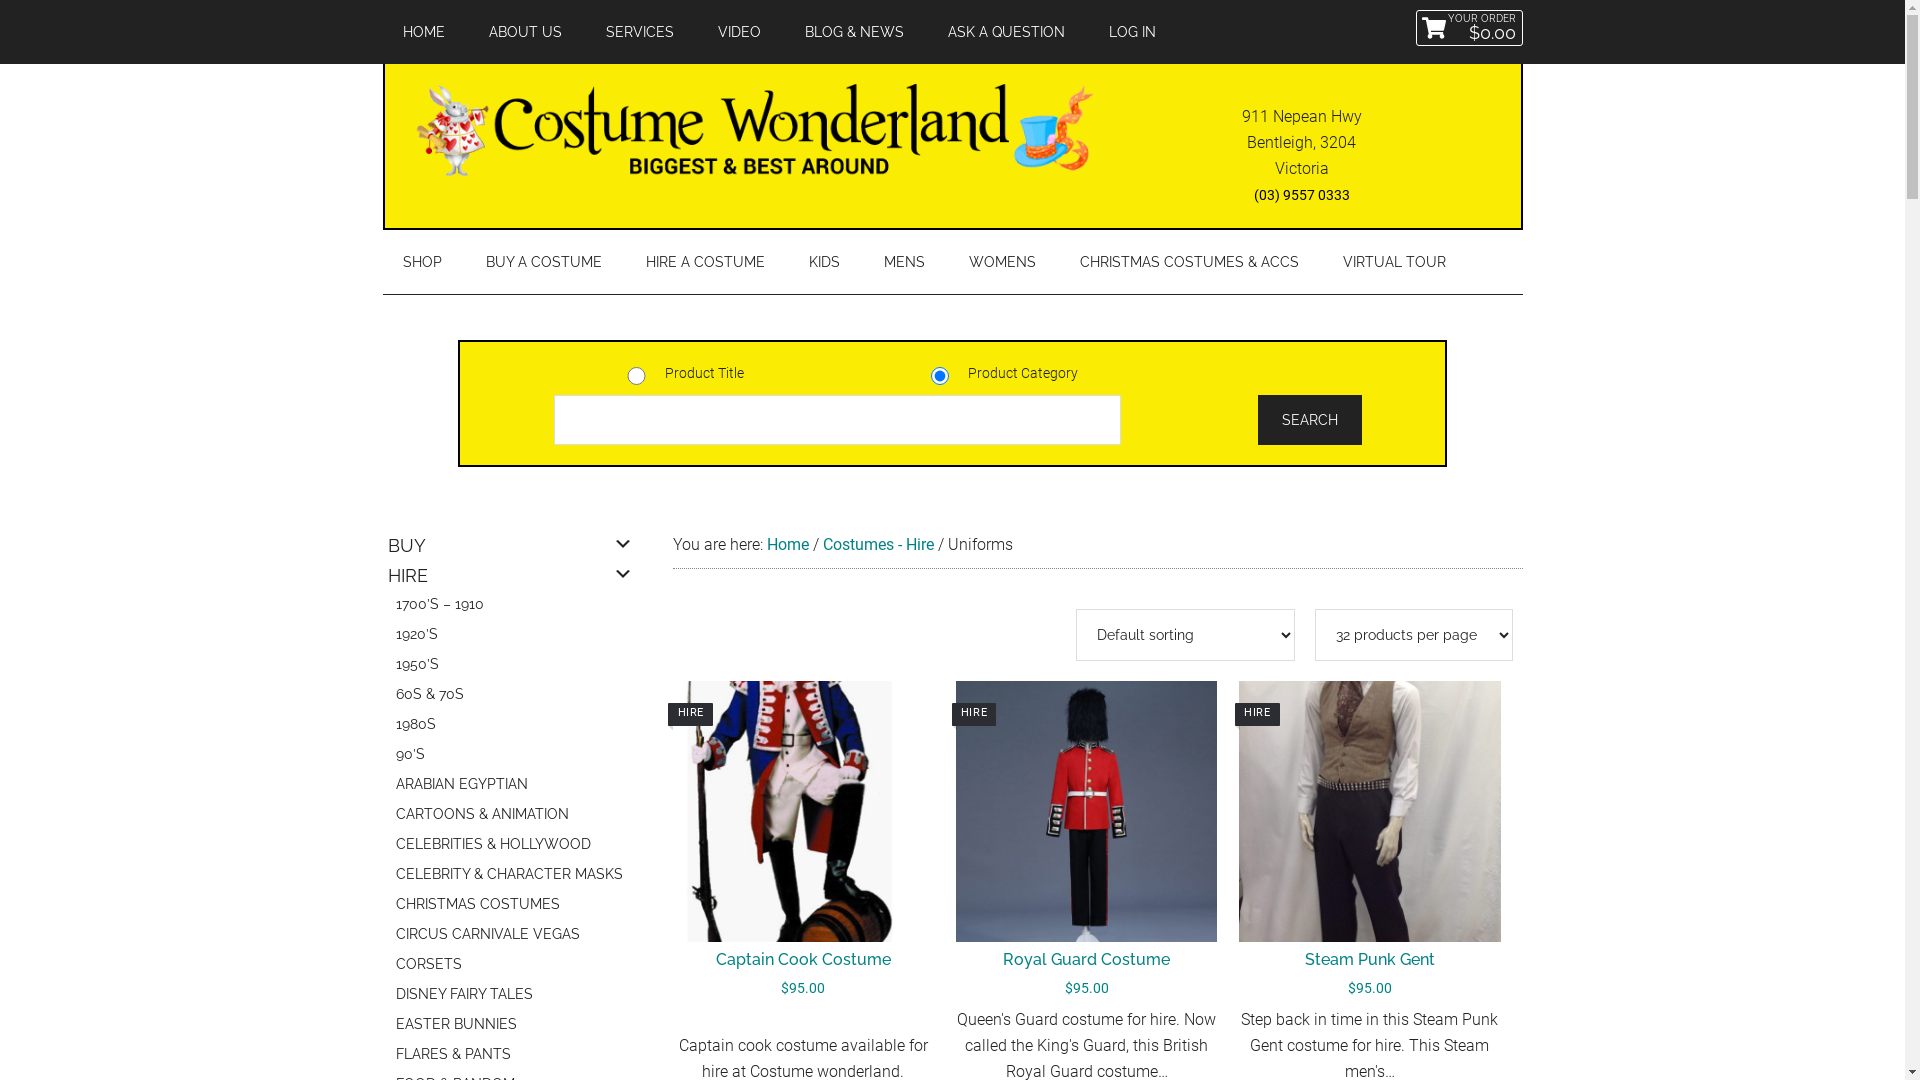 Image resolution: width=1920 pixels, height=1080 pixels. What do you see at coordinates (509, 817) in the screenshot?
I see `'CARTOONS & ANIMATION'` at bounding box center [509, 817].